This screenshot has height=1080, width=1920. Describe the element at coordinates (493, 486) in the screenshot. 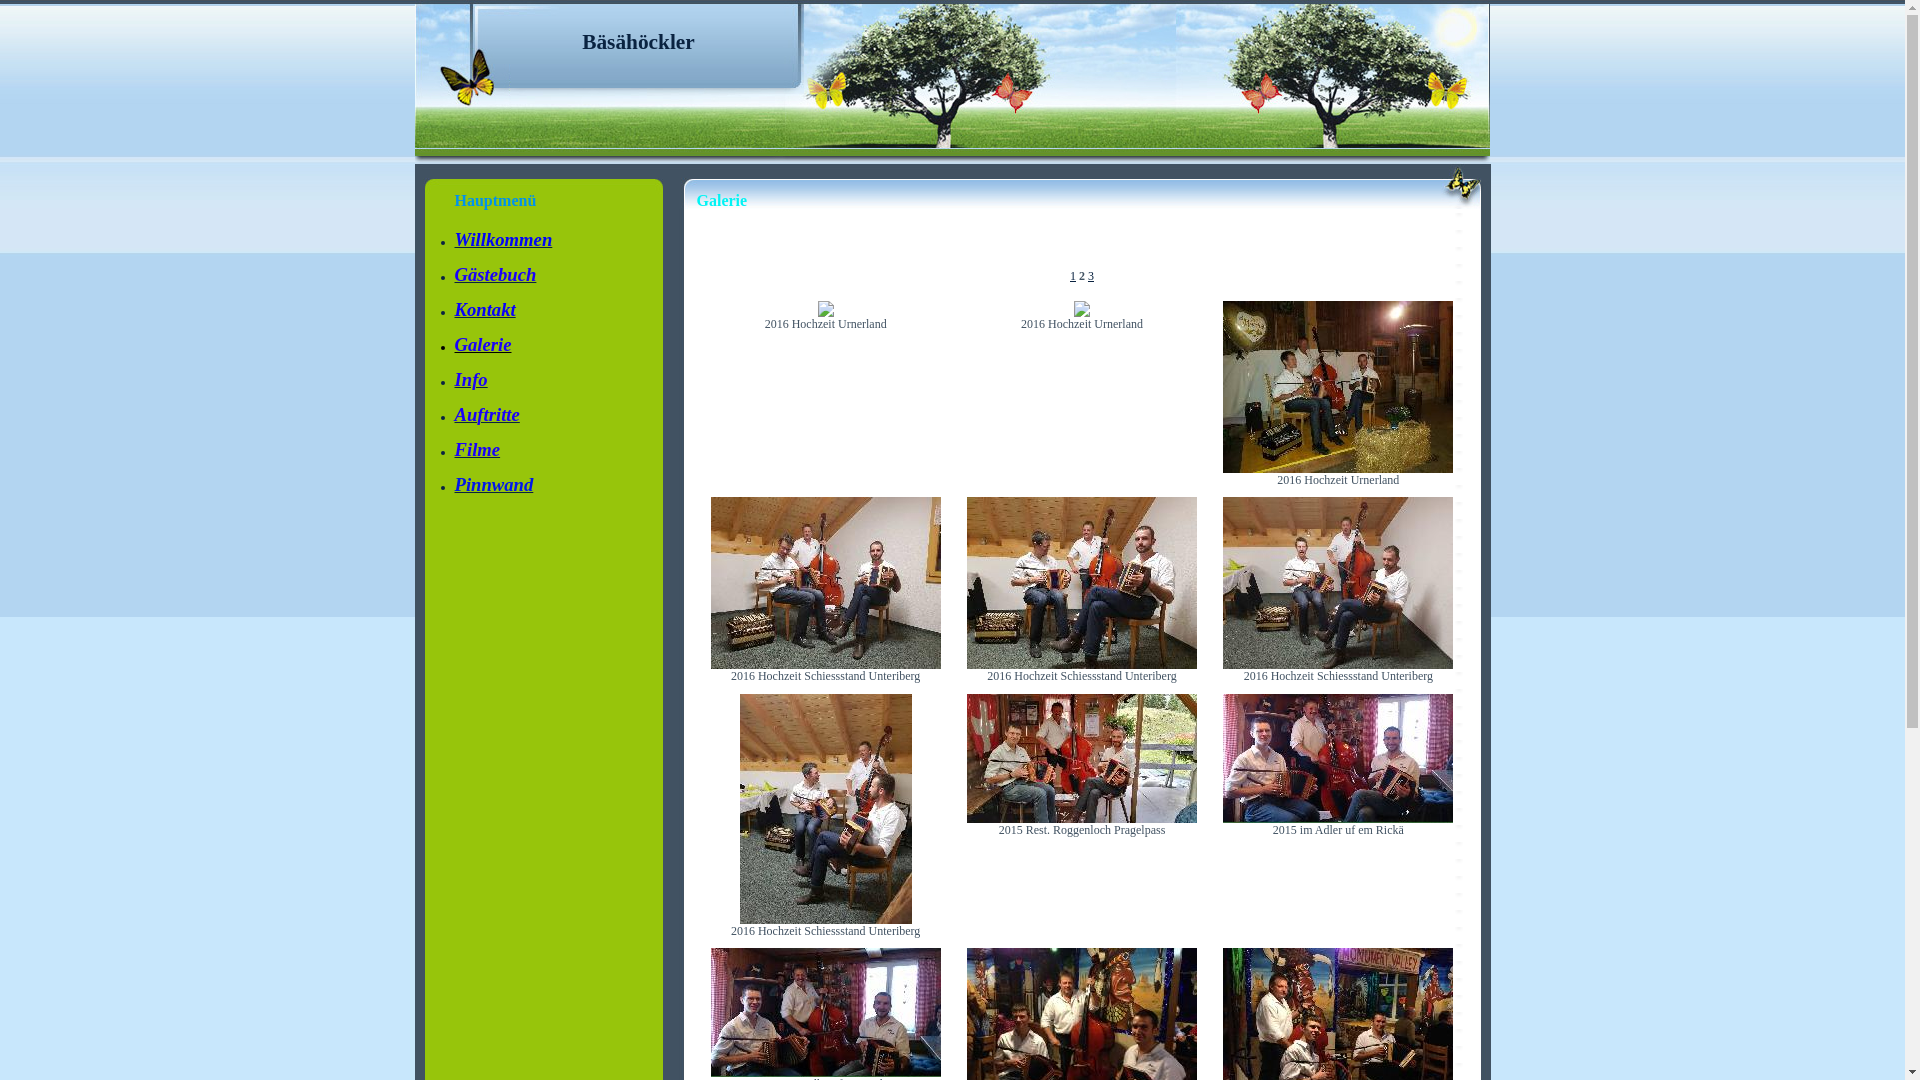

I see `'Pinnwand'` at that location.